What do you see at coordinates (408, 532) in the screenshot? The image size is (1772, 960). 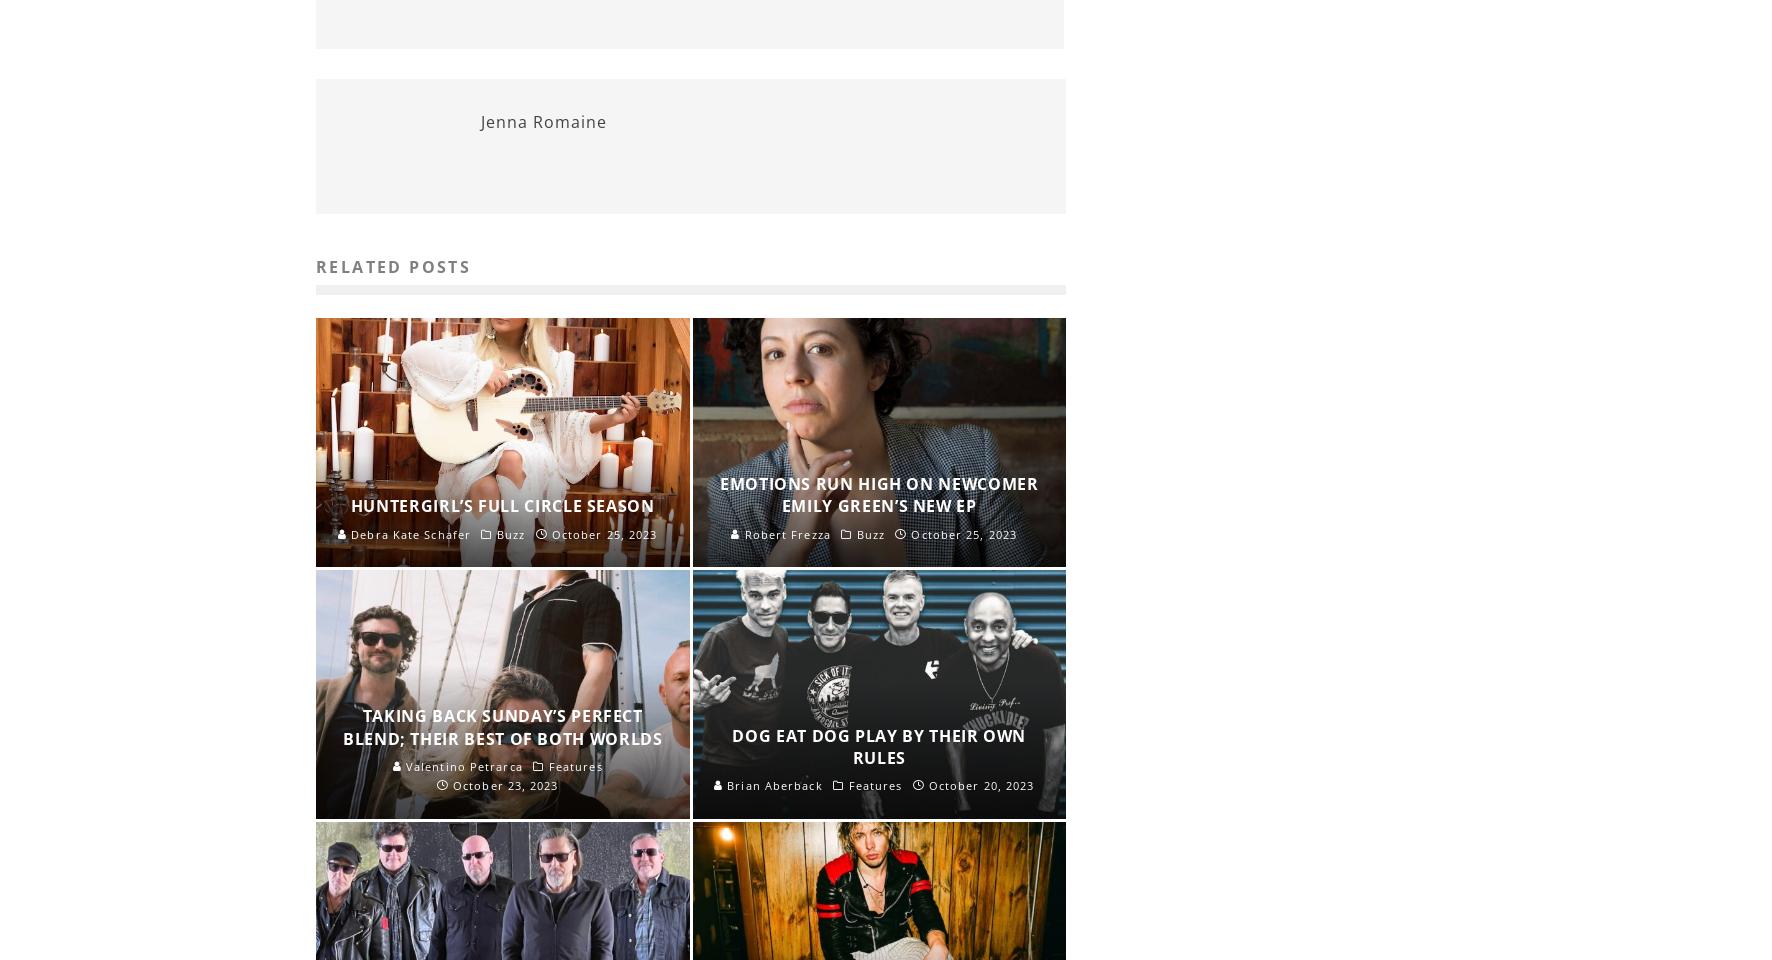 I see `'Debra Kate Schafer'` at bounding box center [408, 532].